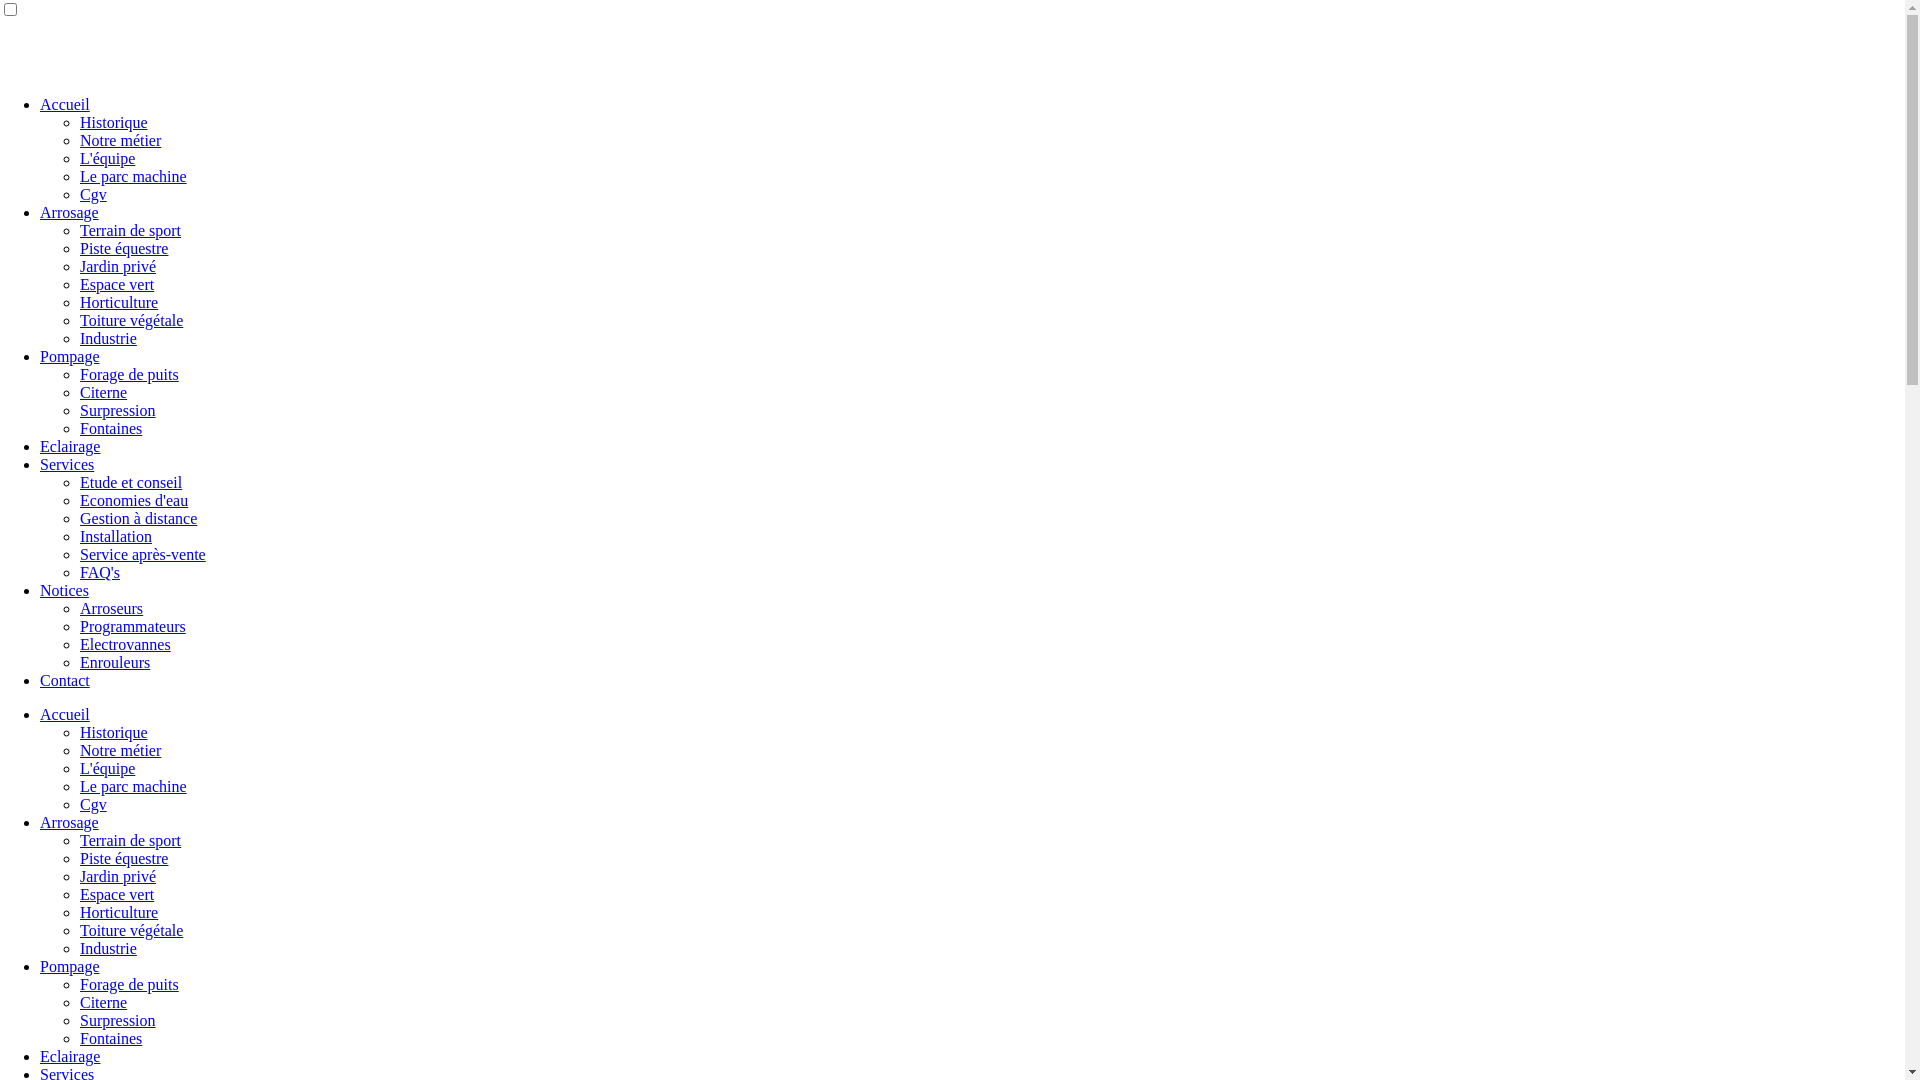 The width and height of the screenshot is (1920, 1080). What do you see at coordinates (114, 662) in the screenshot?
I see `'Enrouleurs'` at bounding box center [114, 662].